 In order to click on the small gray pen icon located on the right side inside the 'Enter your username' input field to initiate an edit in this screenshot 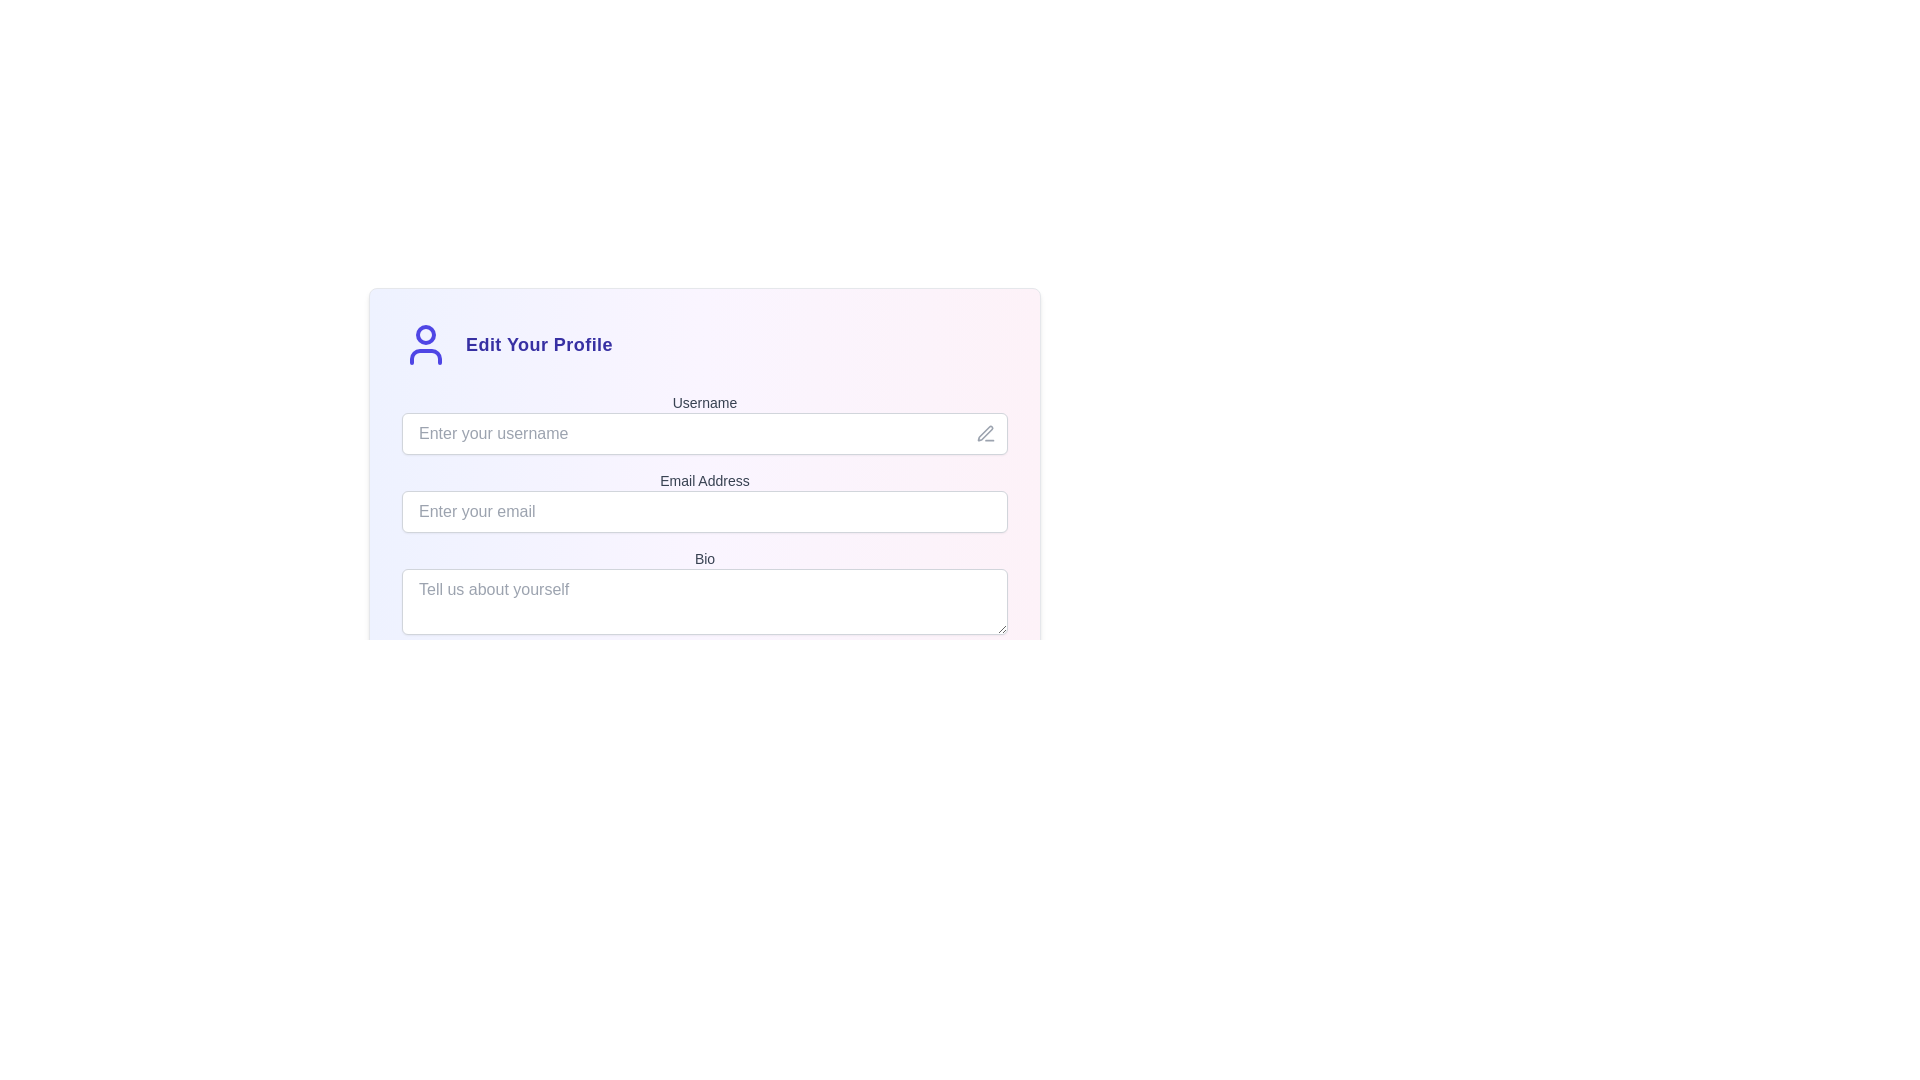, I will do `click(985, 433)`.